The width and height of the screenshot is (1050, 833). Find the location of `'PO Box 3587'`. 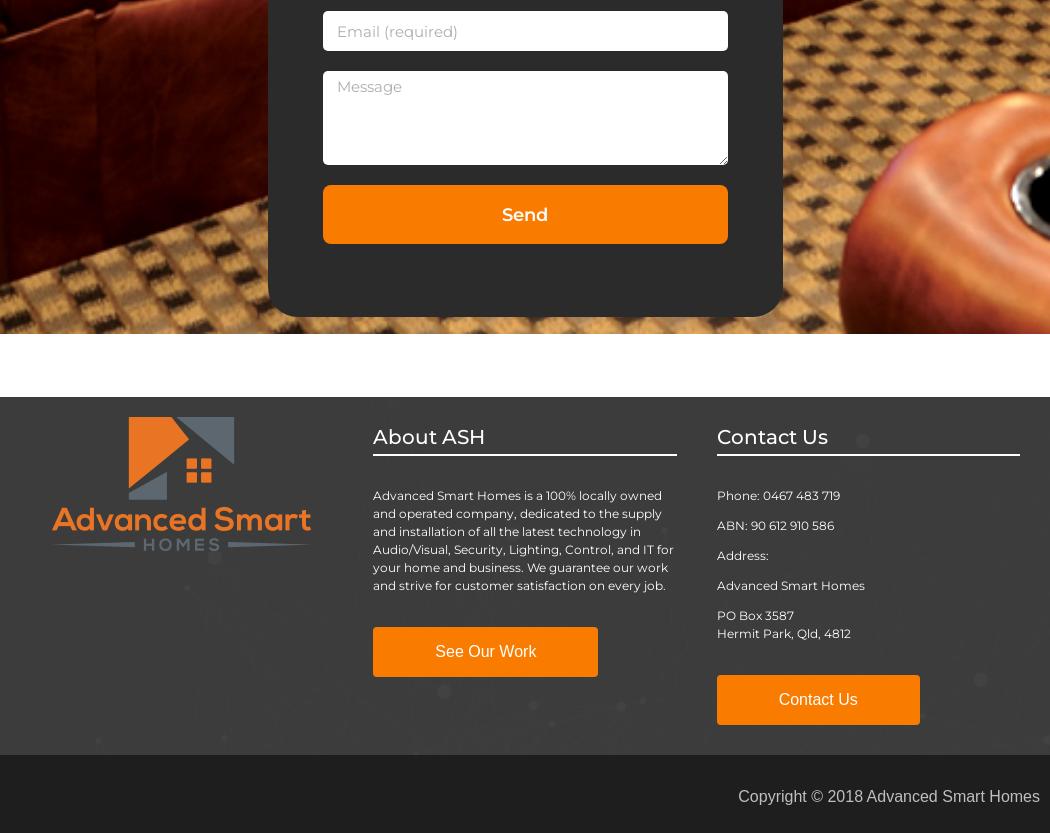

'PO Box 3587' is located at coordinates (754, 615).